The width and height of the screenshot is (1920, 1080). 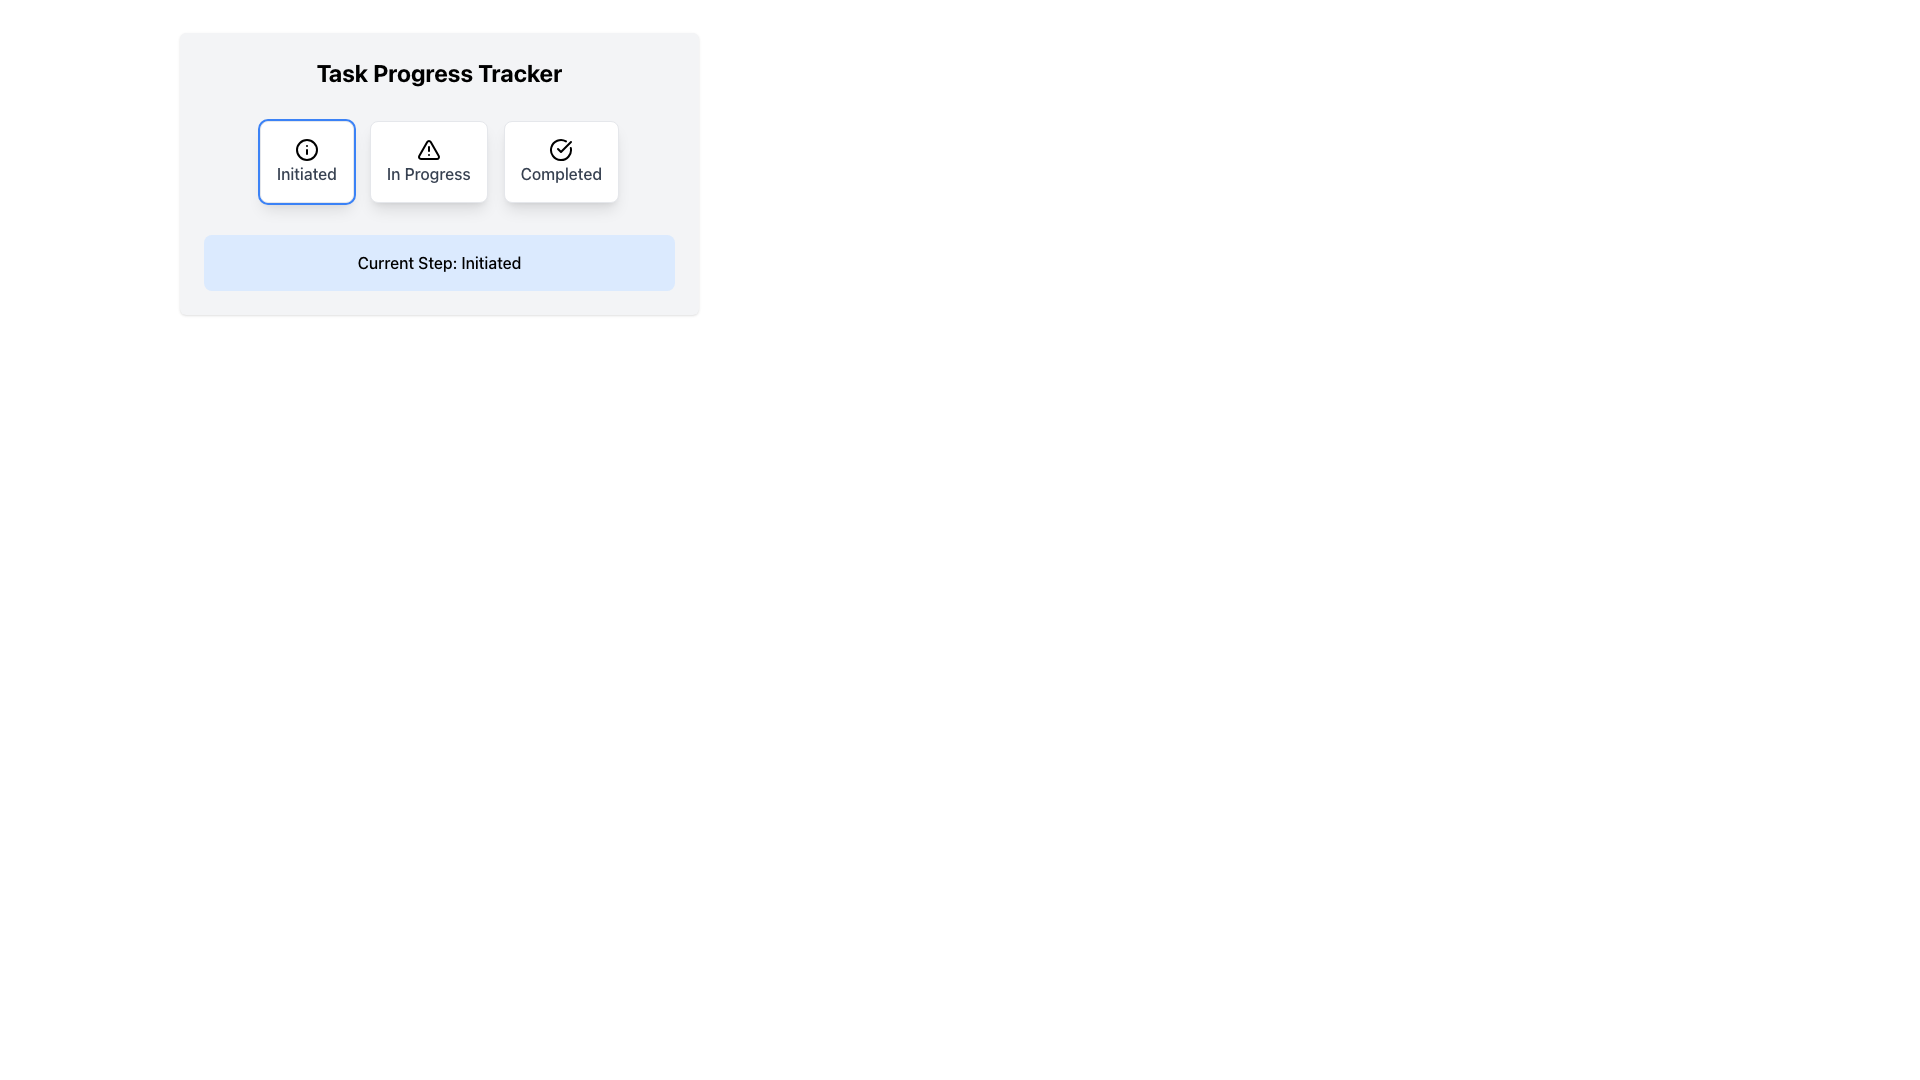 I want to click on the 'Initiated' status indicator in the task progress tracker, which is the leftmost element among the three statuses: 'Initiated', 'In Progress', and 'Completed', so click(x=306, y=161).